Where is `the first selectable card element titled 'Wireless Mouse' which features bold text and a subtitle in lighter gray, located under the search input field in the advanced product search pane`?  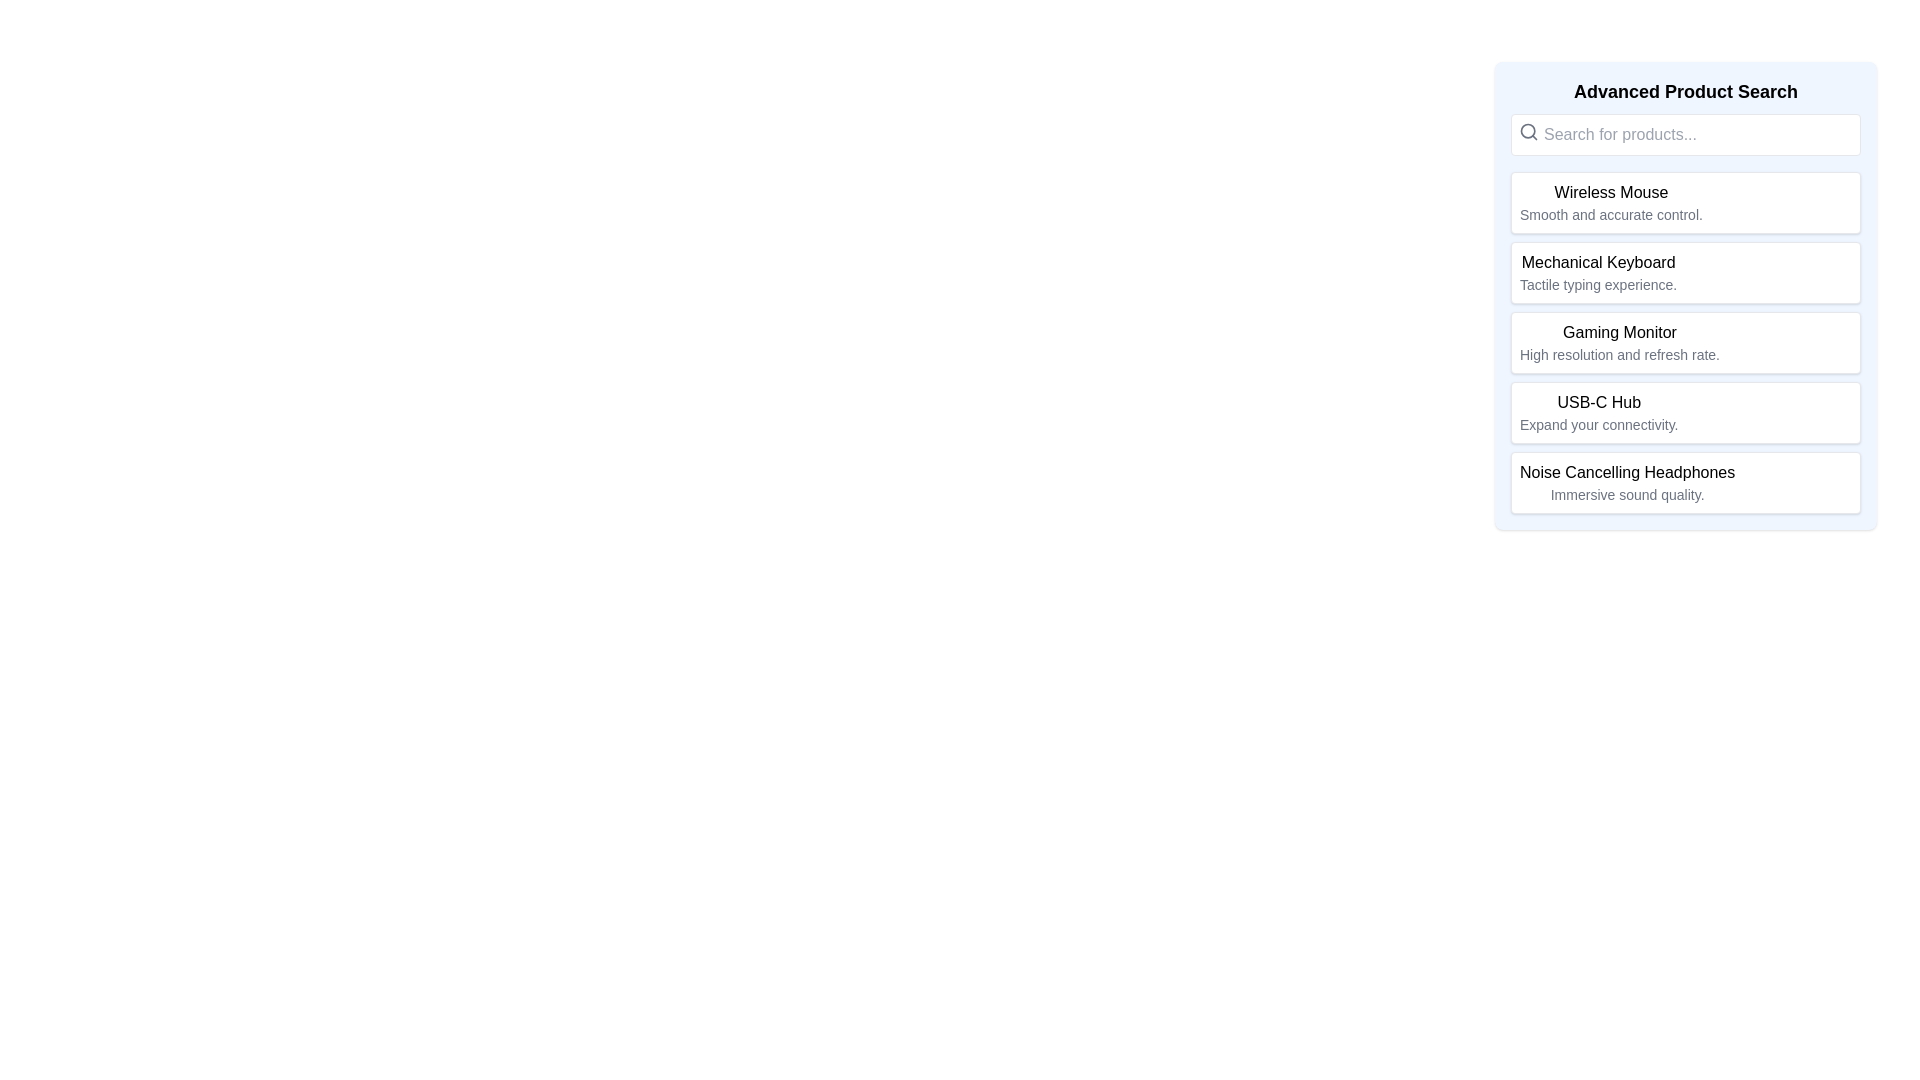
the first selectable card element titled 'Wireless Mouse' which features bold text and a subtitle in lighter gray, located under the search input field in the advanced product search pane is located at coordinates (1684, 203).